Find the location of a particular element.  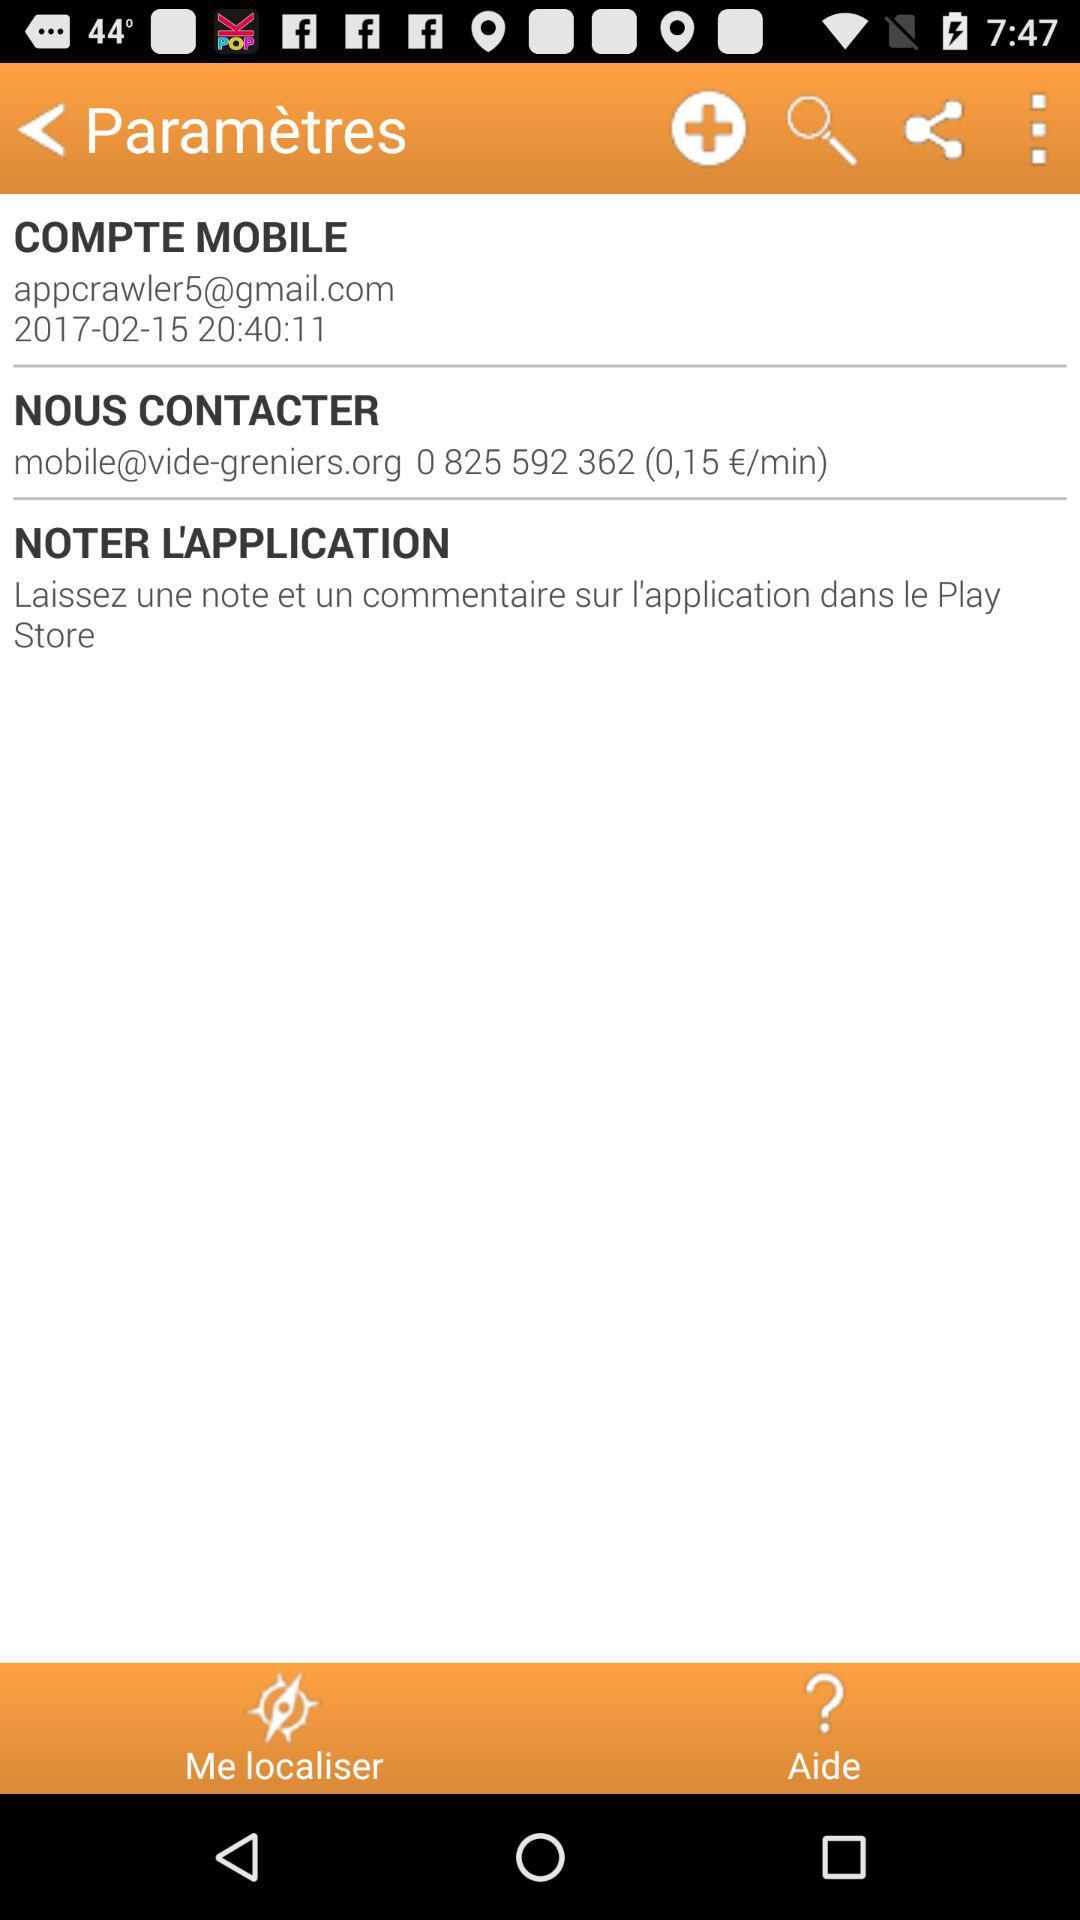

the flash icon is located at coordinates (283, 1826).